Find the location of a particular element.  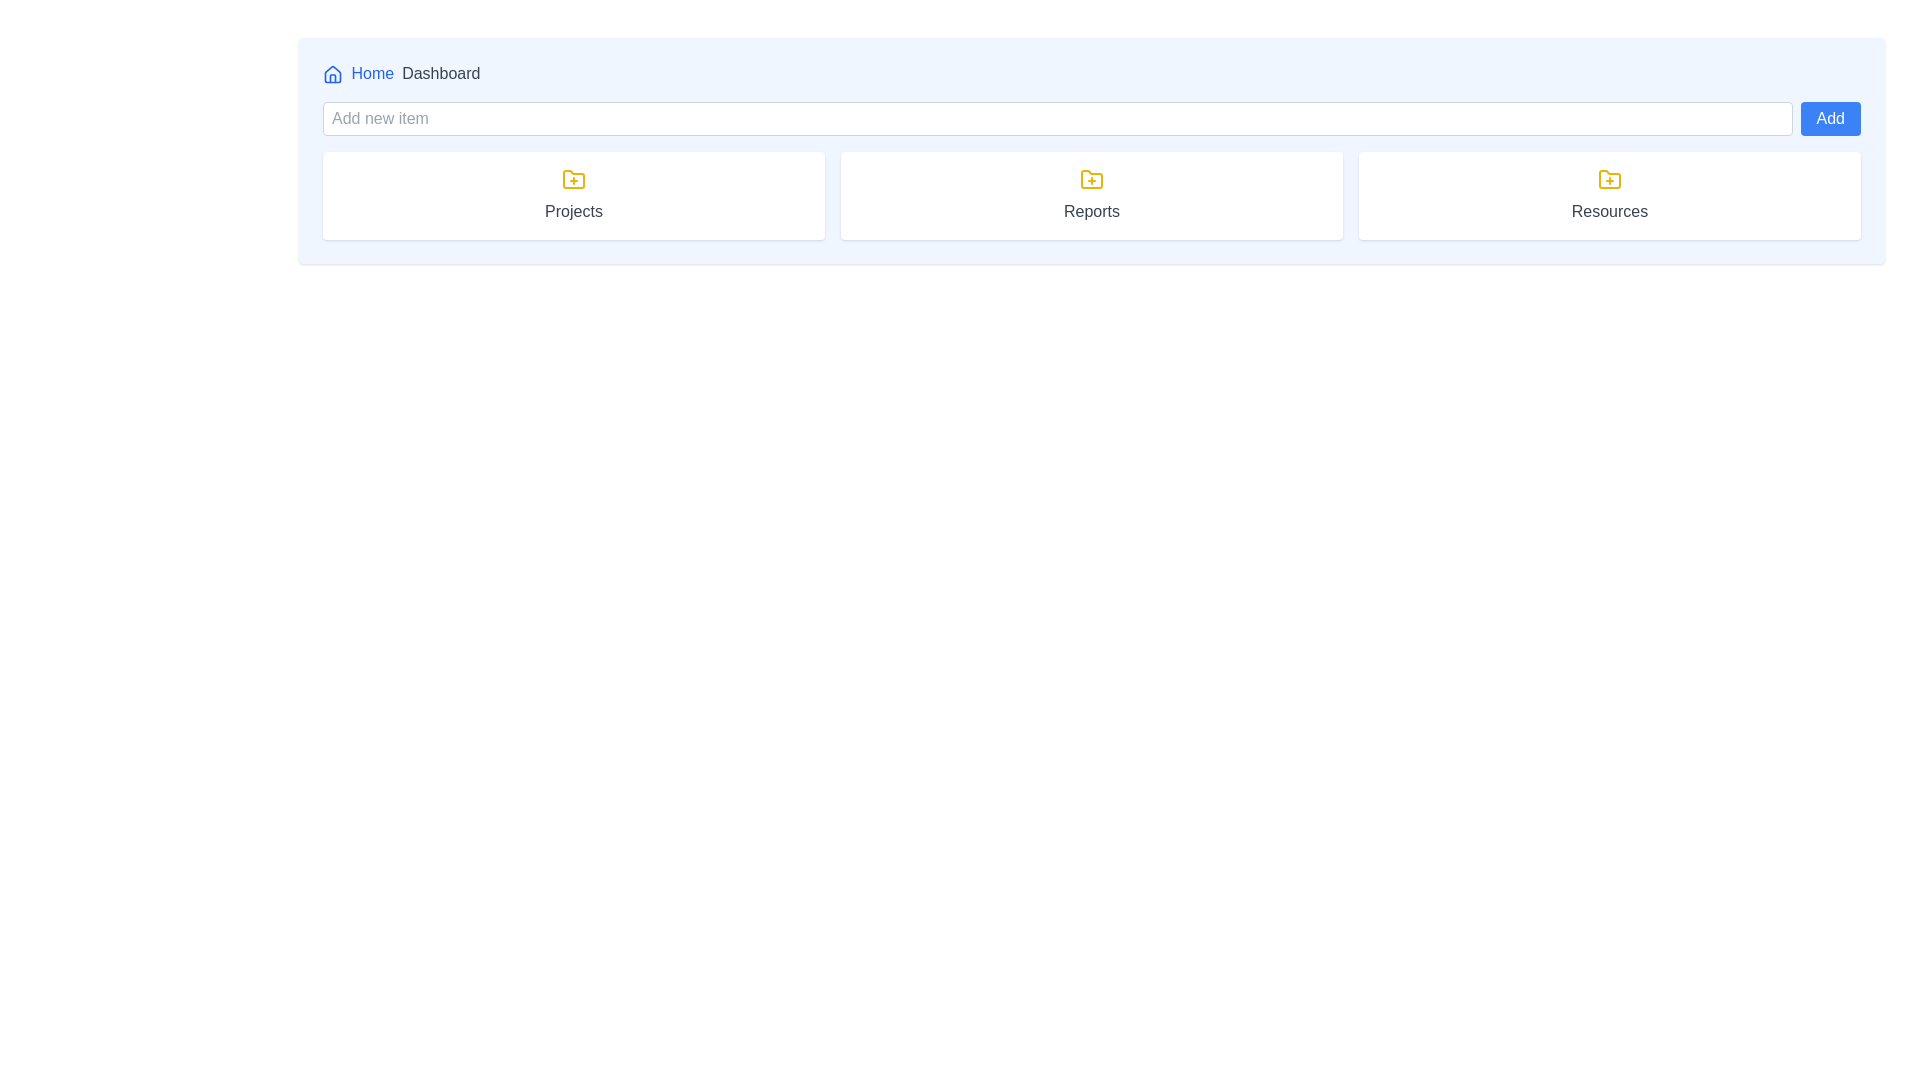

the second clickable card in the row is located at coordinates (1090, 196).